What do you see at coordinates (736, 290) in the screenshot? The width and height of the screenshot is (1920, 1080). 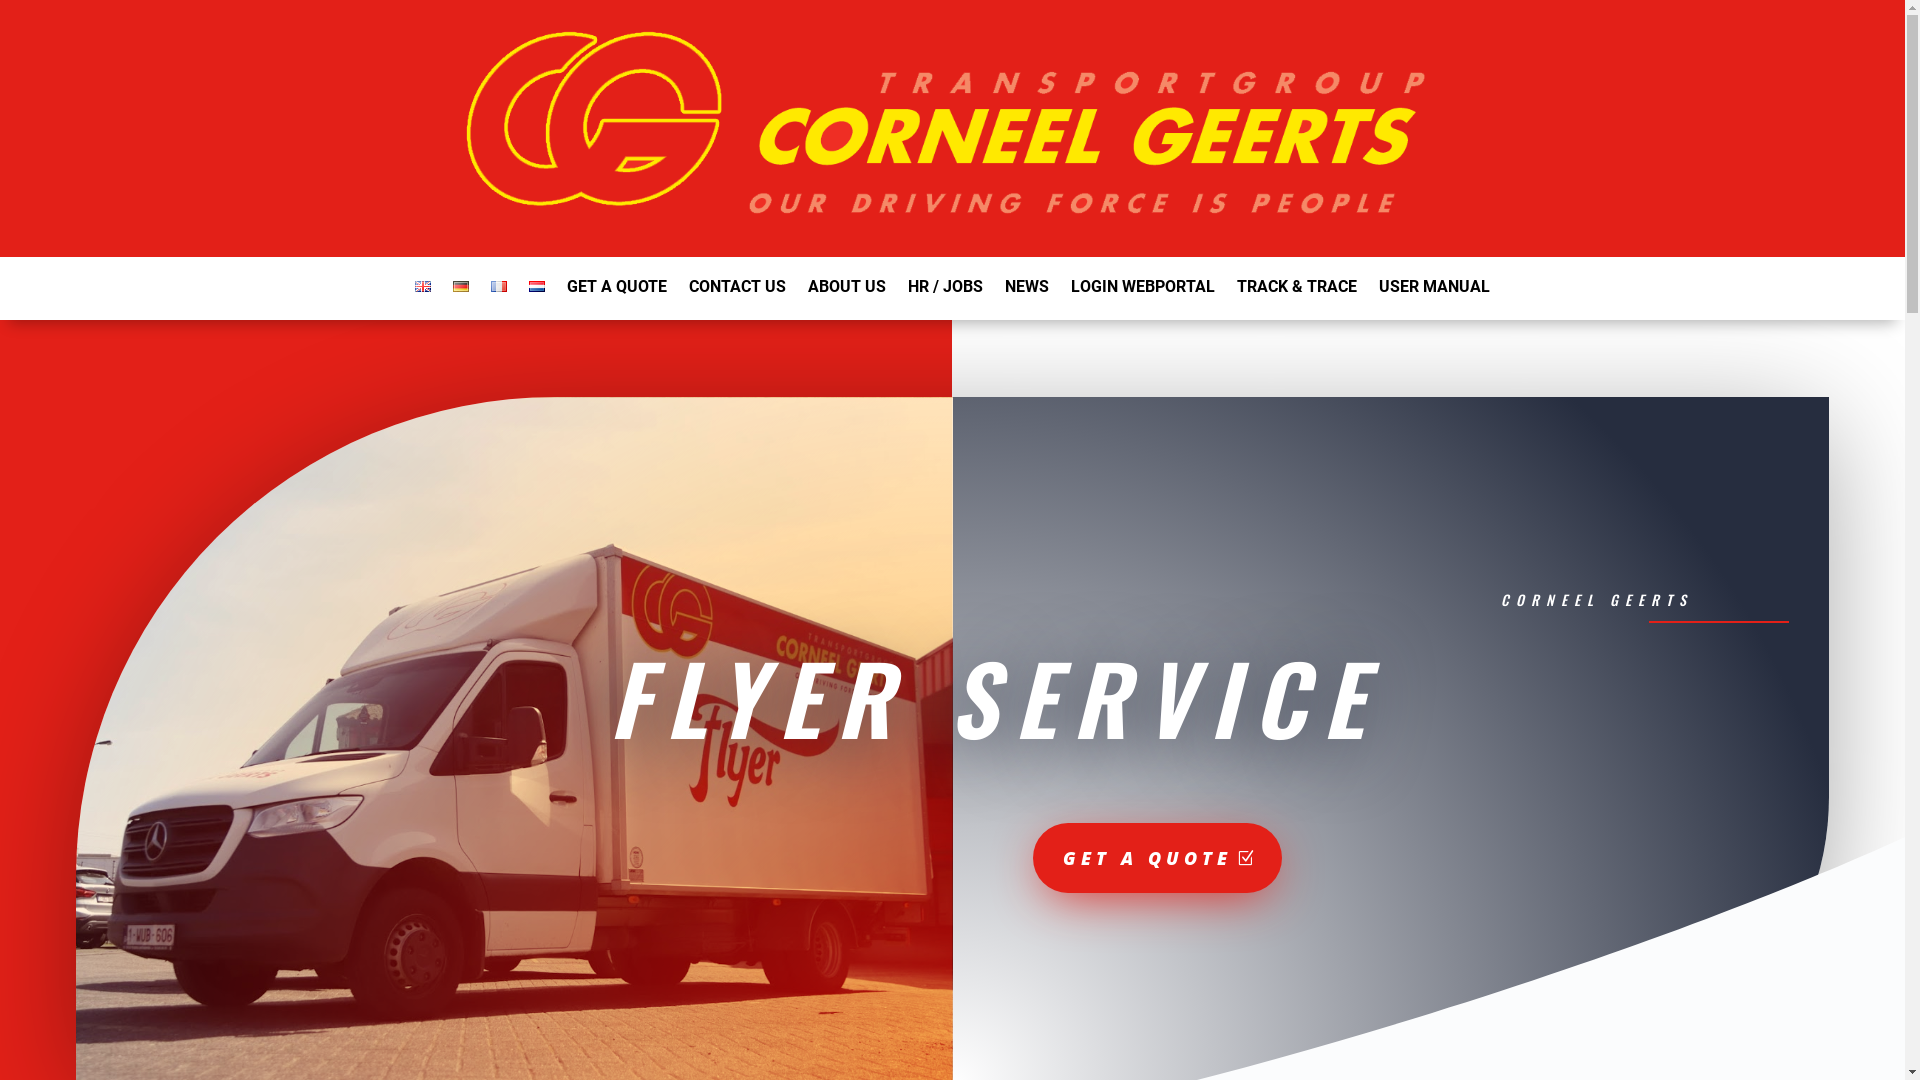 I see `'CONTACT US'` at bounding box center [736, 290].